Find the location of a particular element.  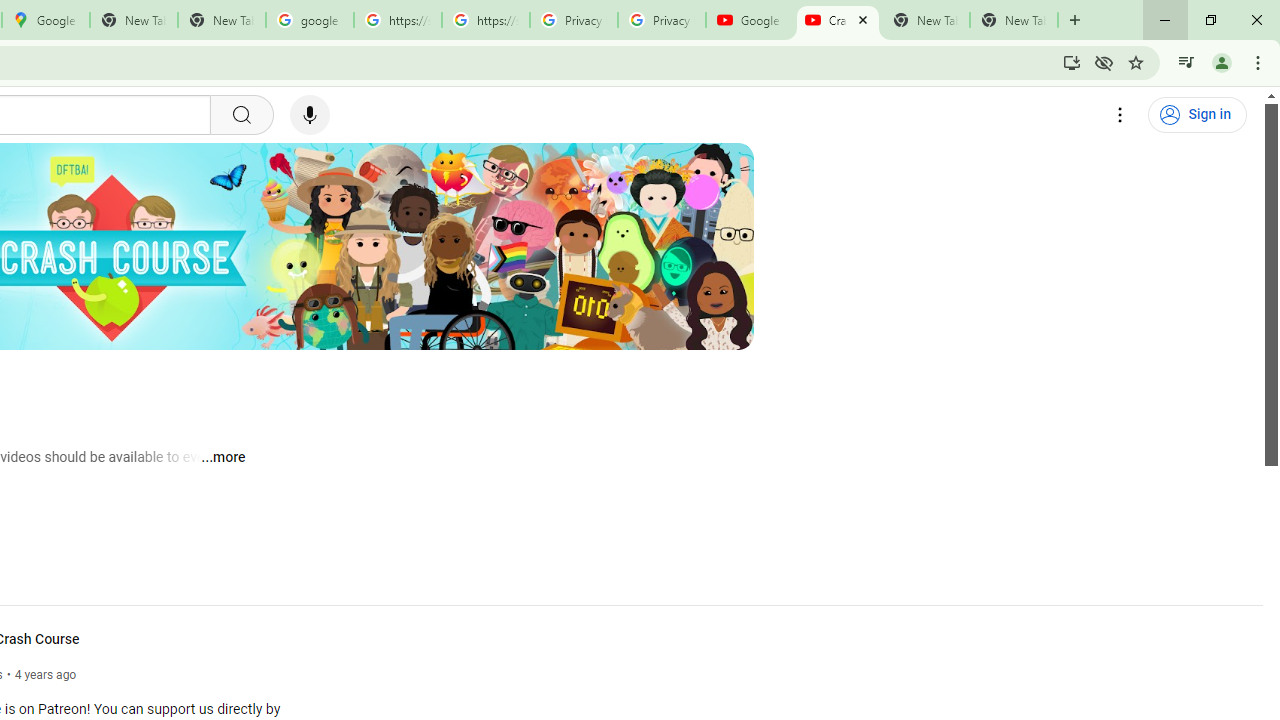

'CrashCourse - YouTube' is located at coordinates (837, 20).